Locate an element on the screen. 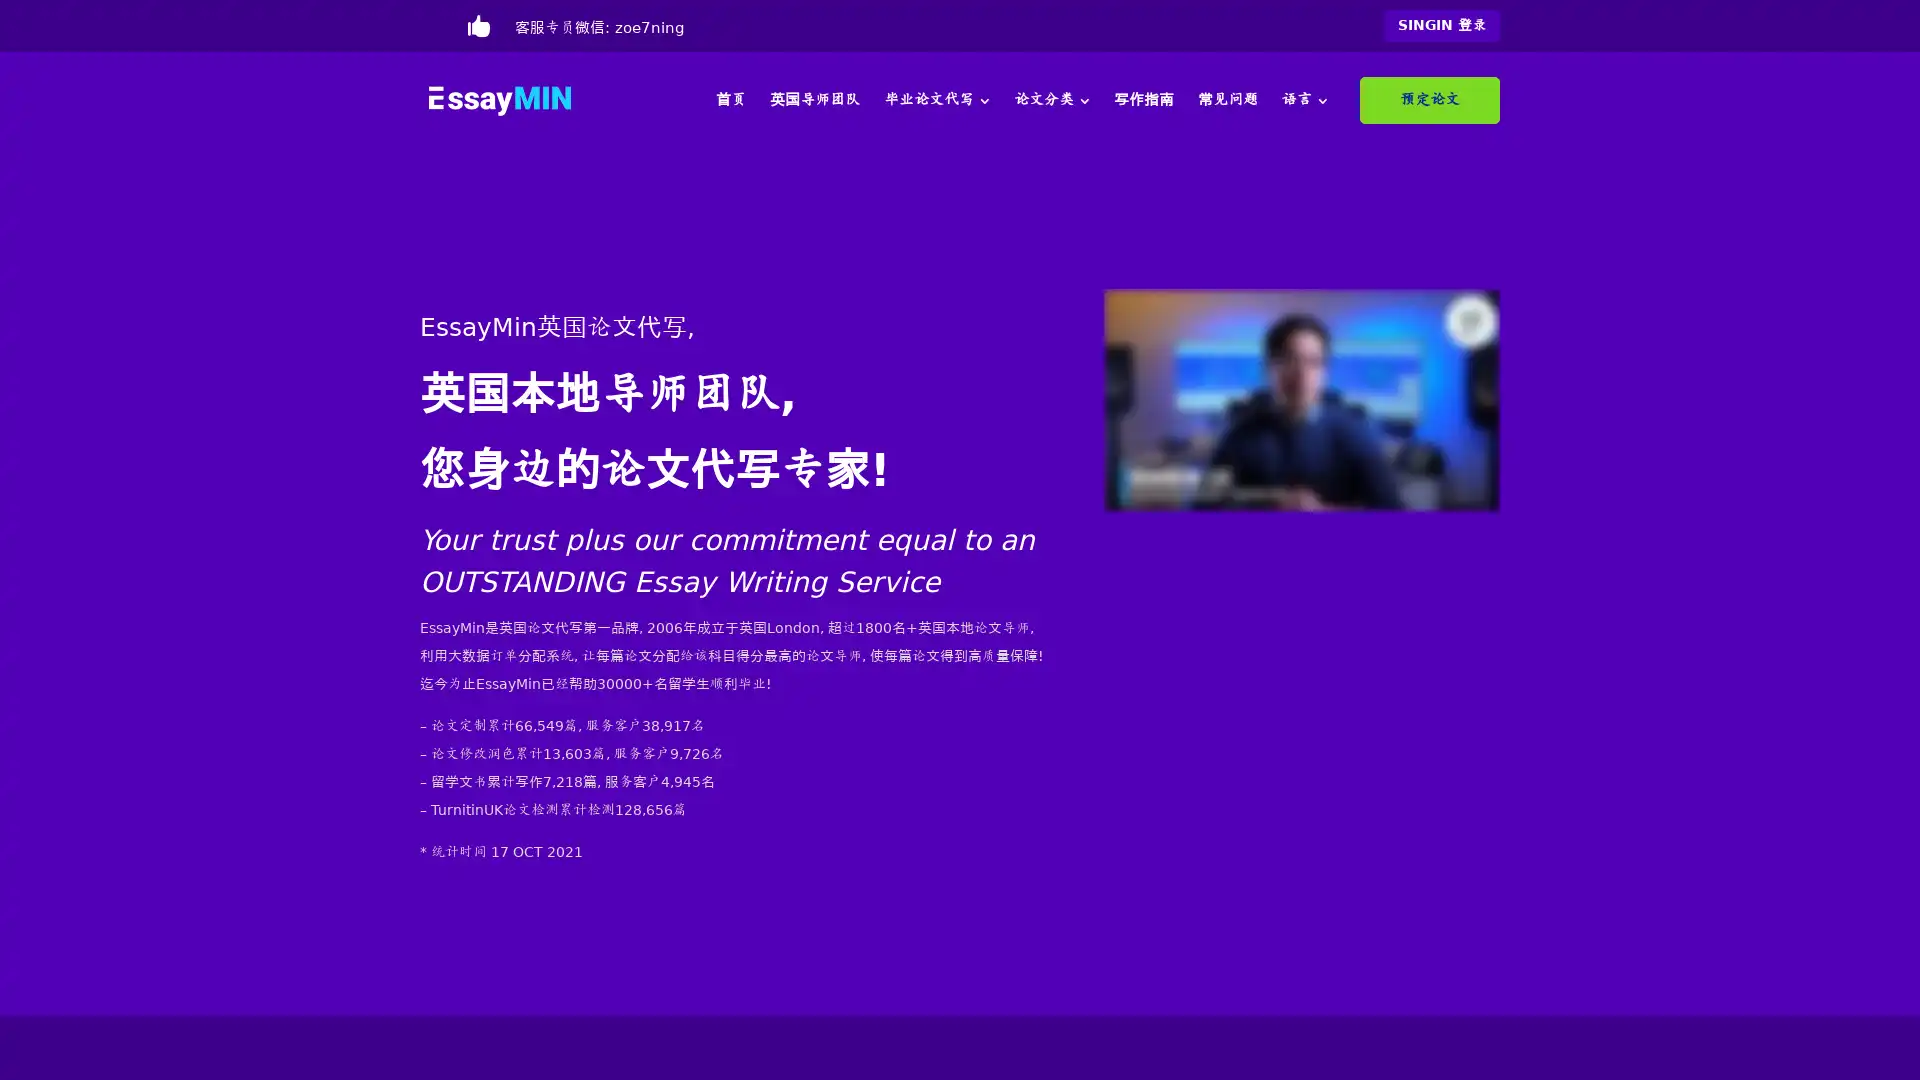  3 is located at coordinates (1321, 100).